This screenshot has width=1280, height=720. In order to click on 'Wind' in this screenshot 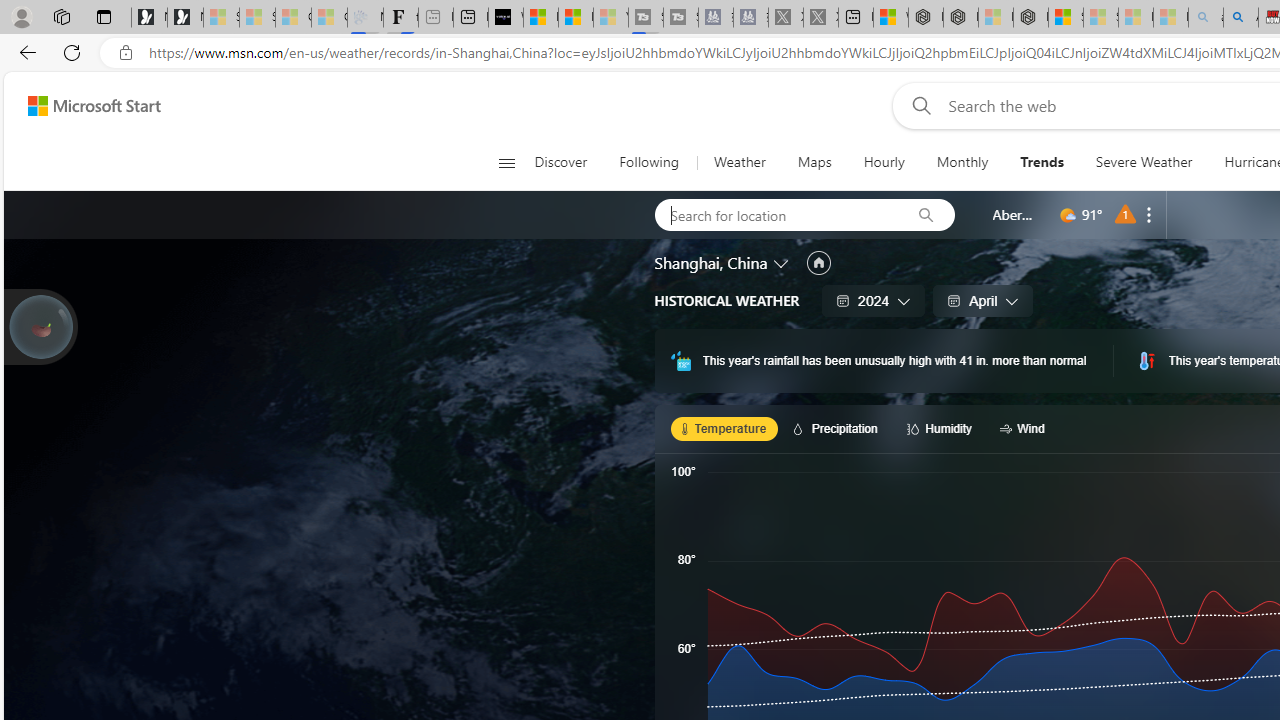, I will do `click(1025, 427)`.